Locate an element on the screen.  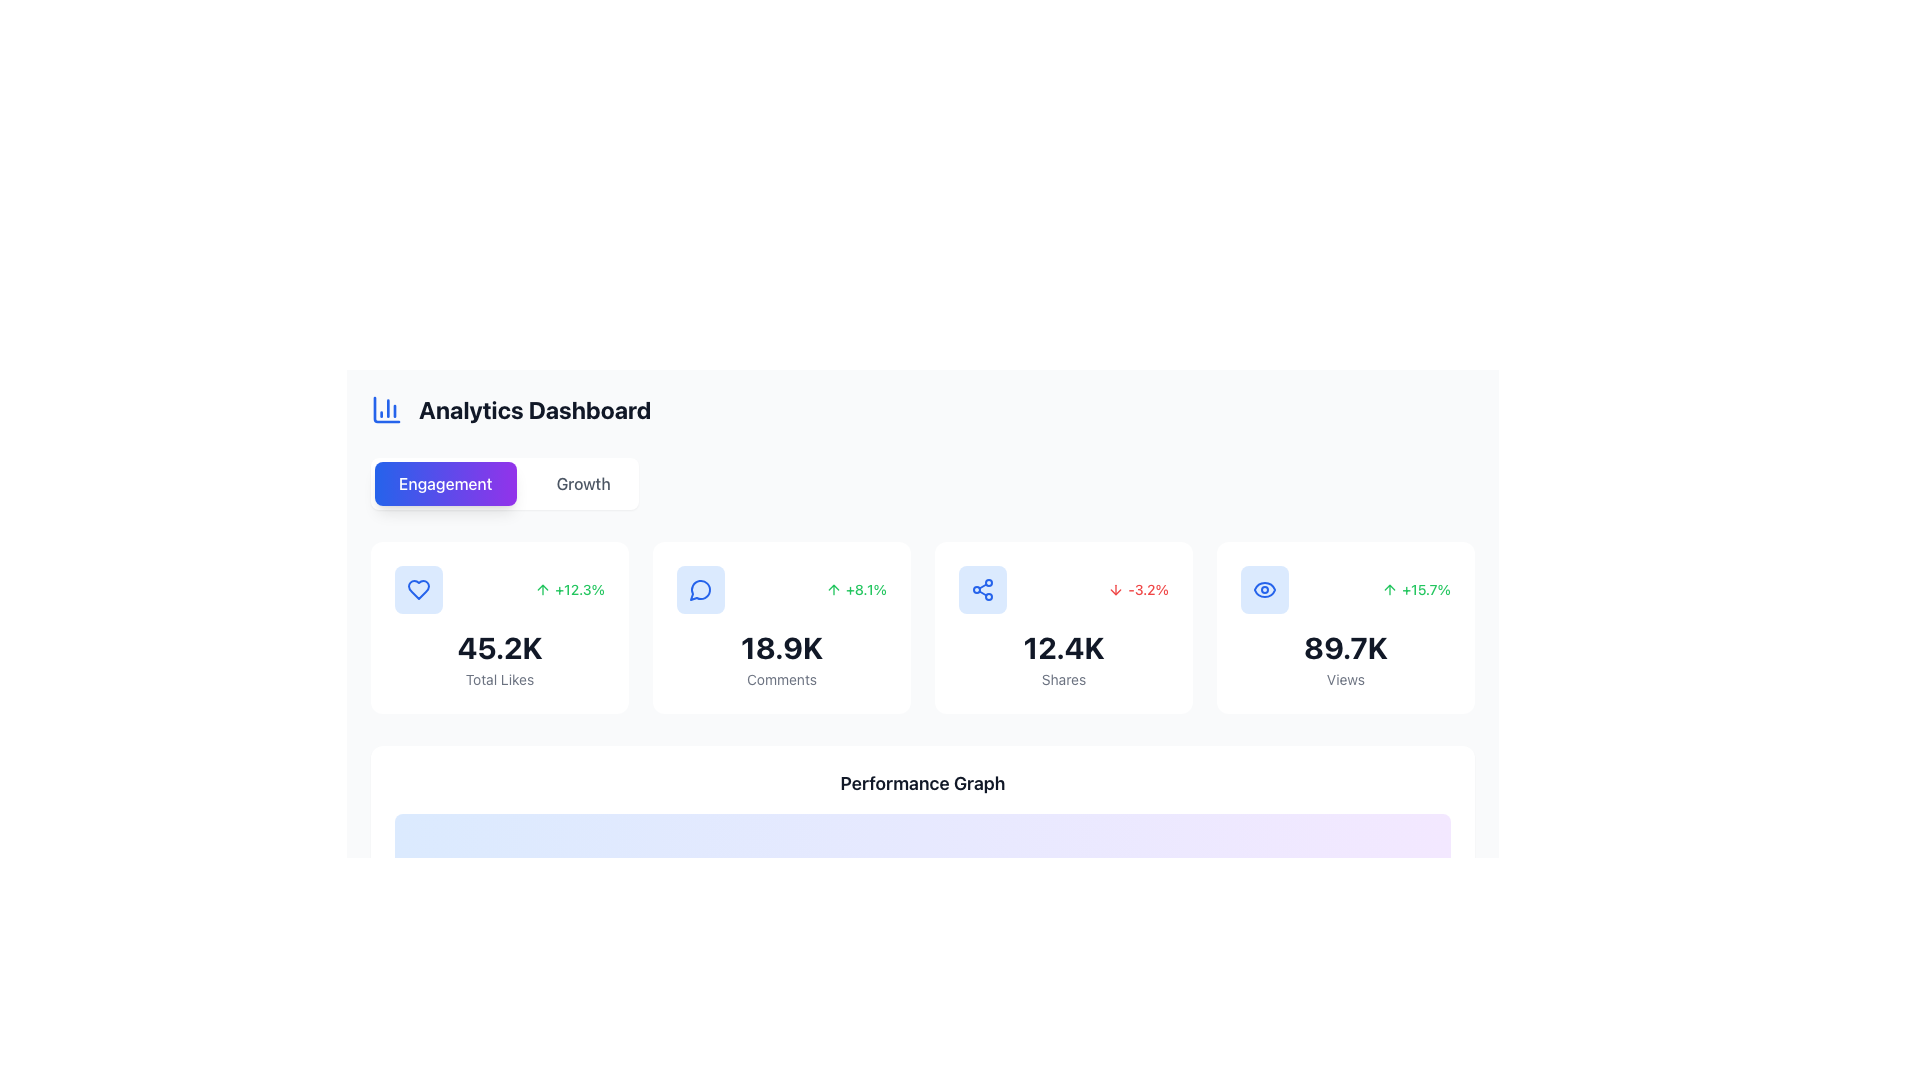
the green upward-pointing arrow icon indicating a percentage increase is located at coordinates (543, 589).